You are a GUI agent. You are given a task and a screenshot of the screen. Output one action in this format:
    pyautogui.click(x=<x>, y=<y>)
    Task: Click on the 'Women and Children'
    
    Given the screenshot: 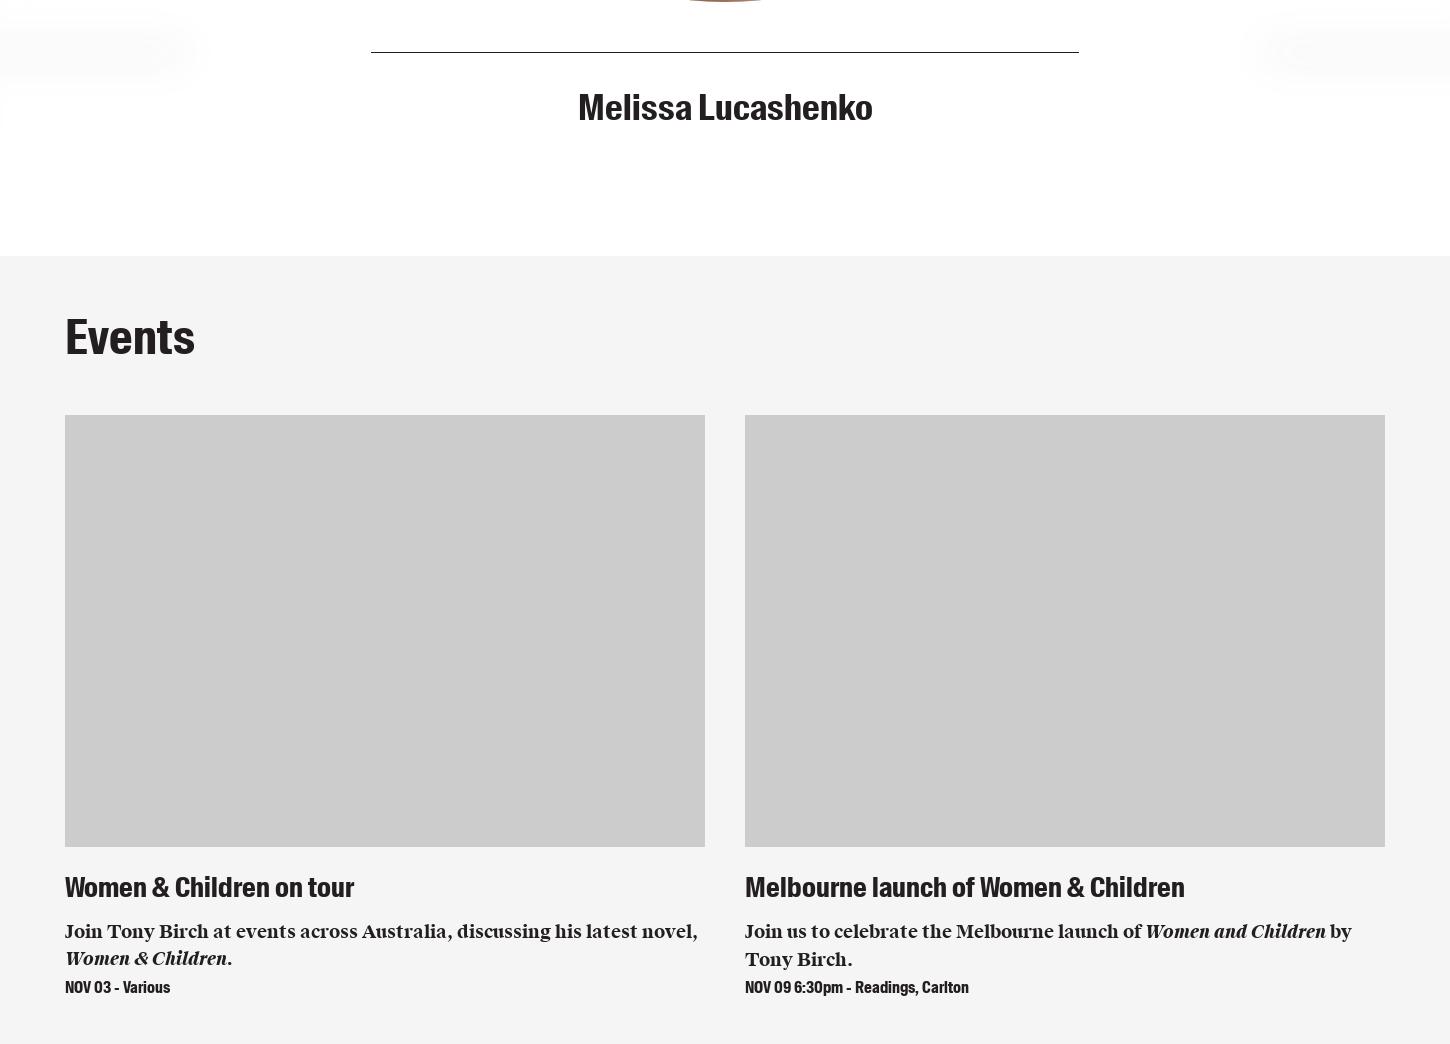 What is the action you would take?
    pyautogui.click(x=1144, y=930)
    